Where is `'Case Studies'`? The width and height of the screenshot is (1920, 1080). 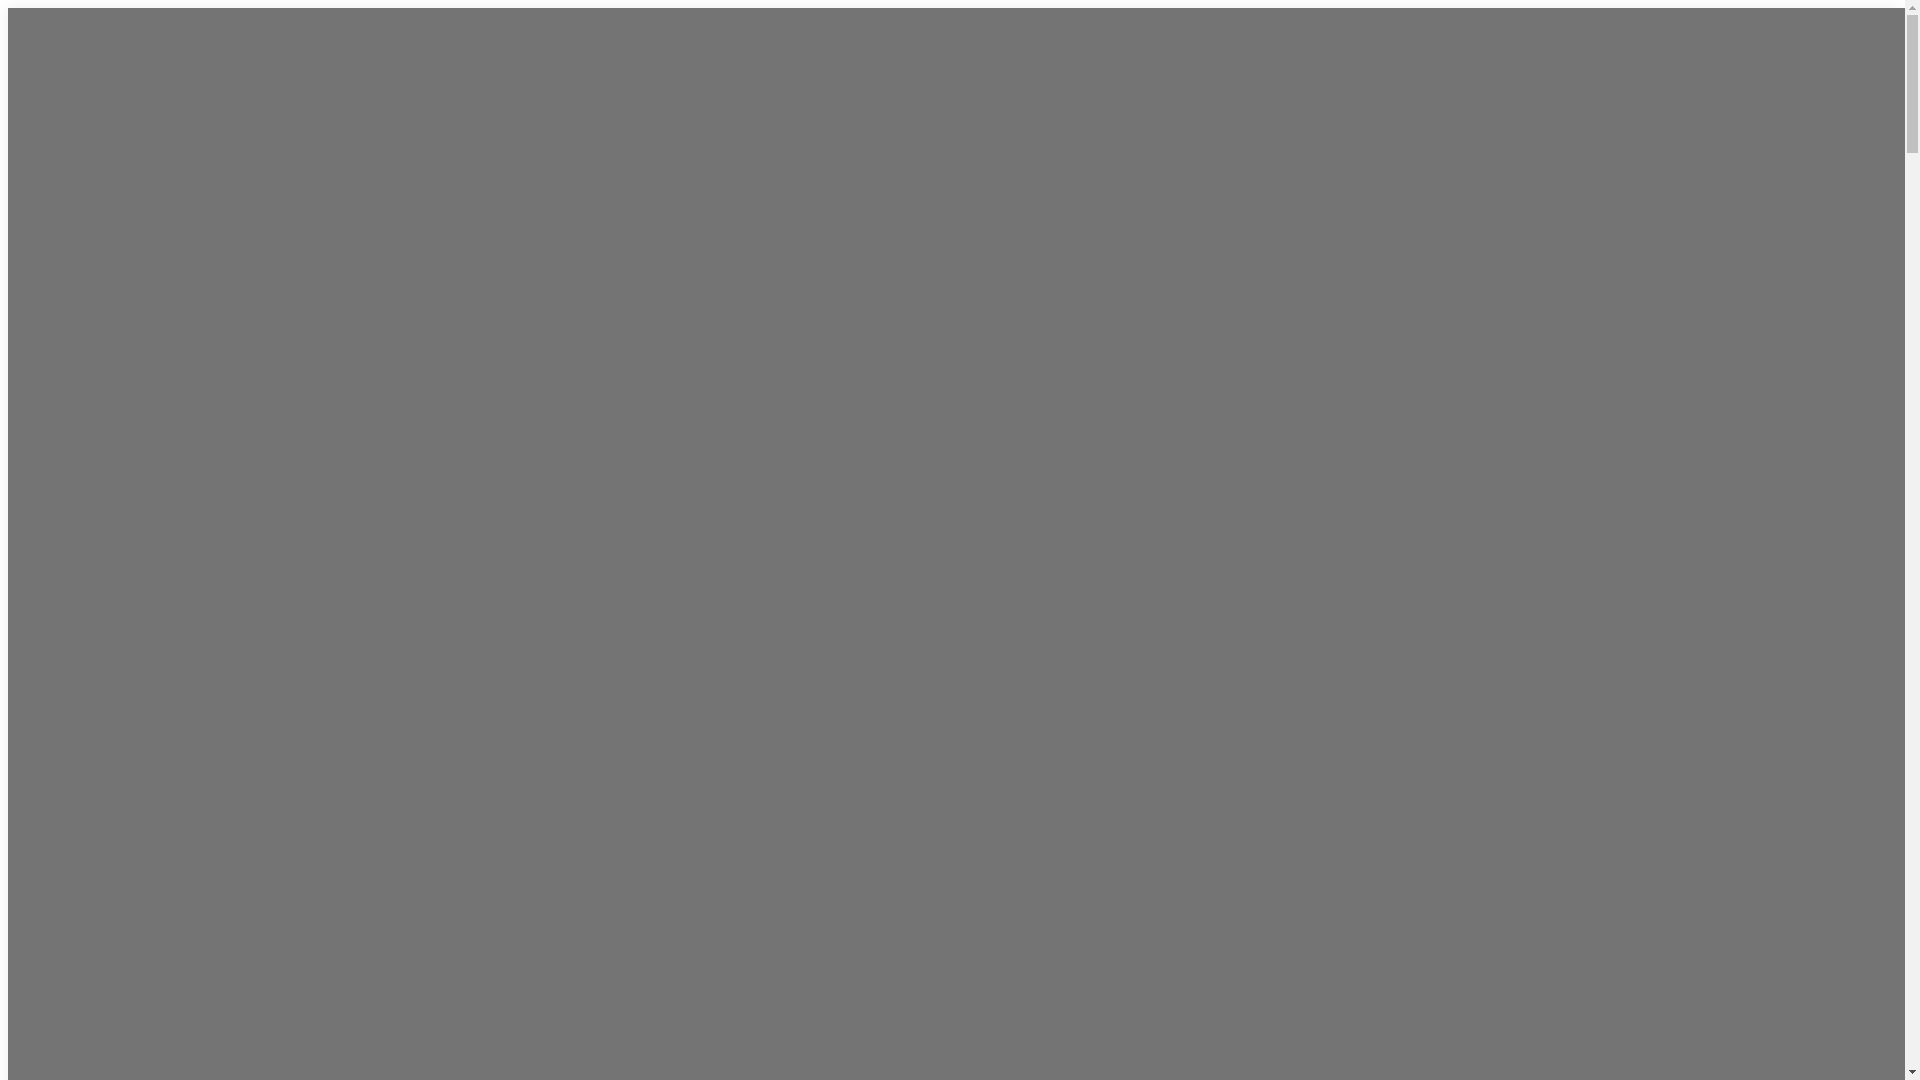
'Case Studies' is located at coordinates (825, 702).